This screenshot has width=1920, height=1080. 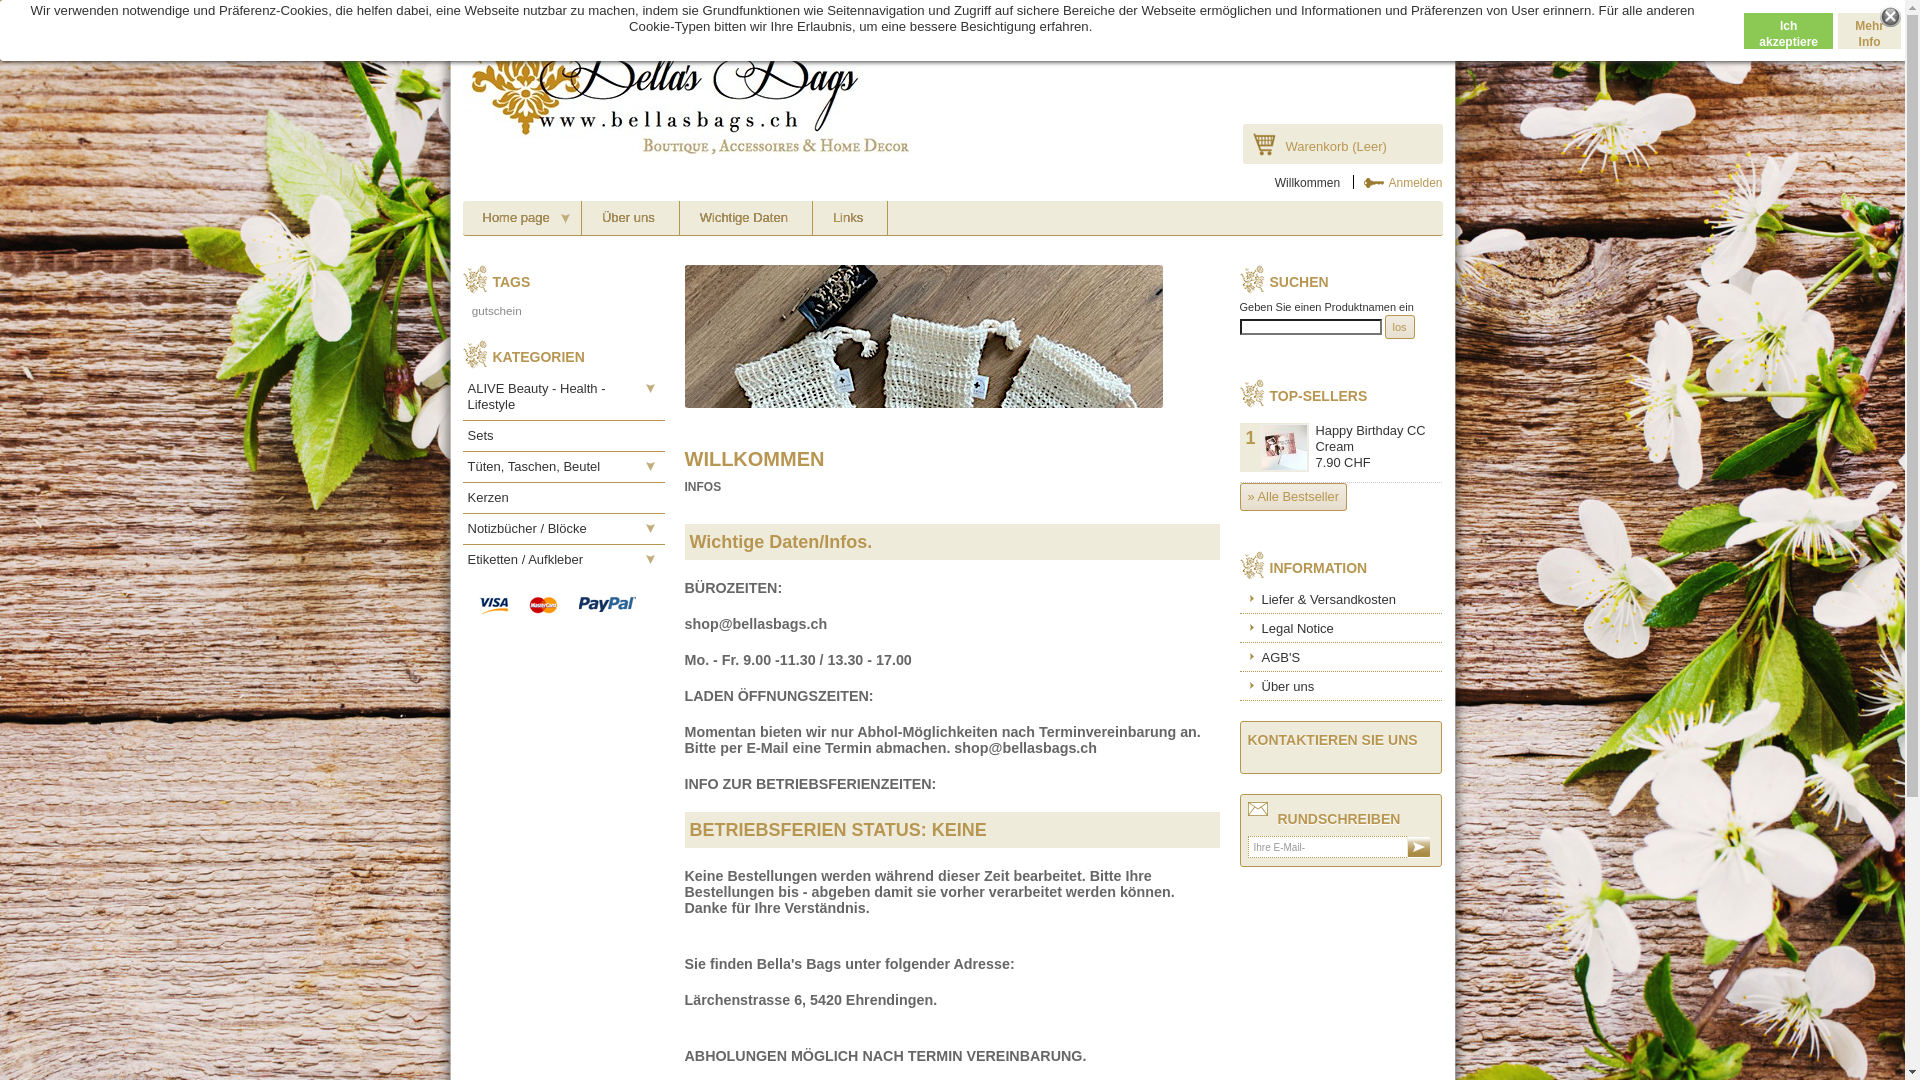 I want to click on 'Warenkorb (Leer)', so click(x=1342, y=142).